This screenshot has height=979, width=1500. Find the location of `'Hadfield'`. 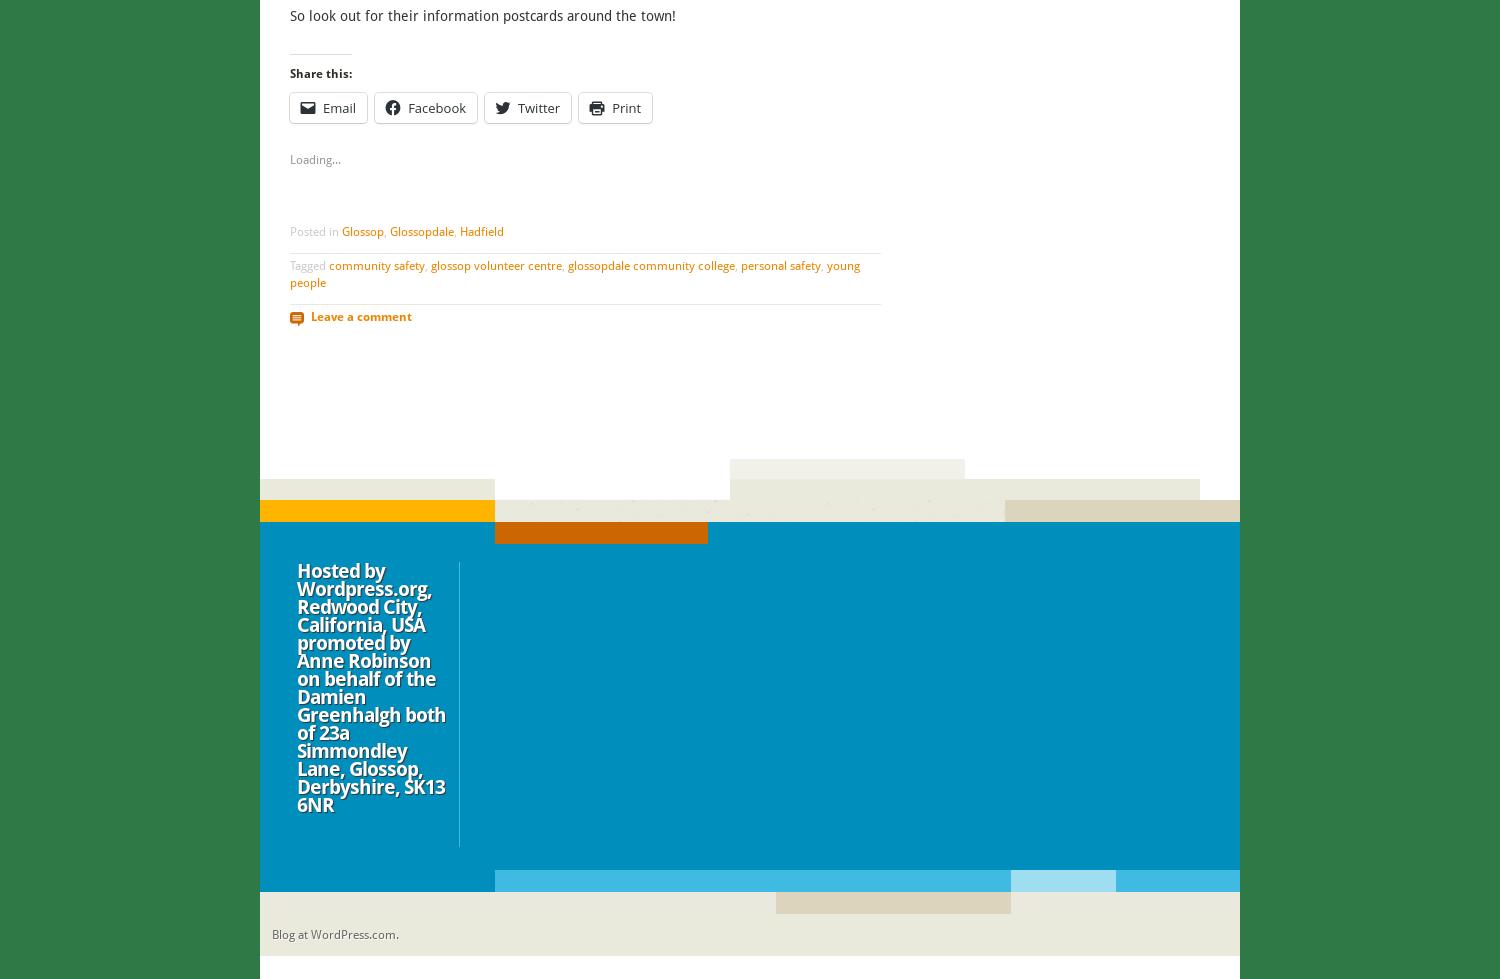

'Hadfield' is located at coordinates (480, 231).